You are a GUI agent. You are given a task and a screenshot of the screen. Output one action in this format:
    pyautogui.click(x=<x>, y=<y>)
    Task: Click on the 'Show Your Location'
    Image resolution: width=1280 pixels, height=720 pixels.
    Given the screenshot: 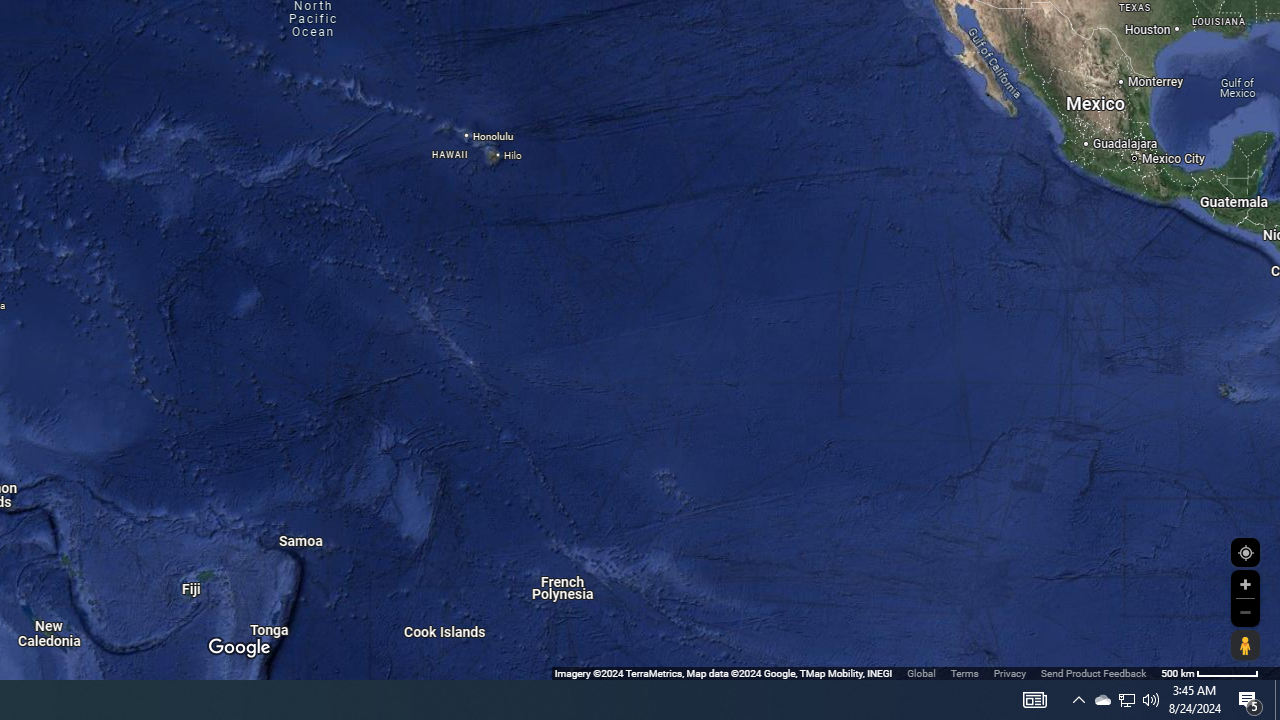 What is the action you would take?
    pyautogui.click(x=1244, y=552)
    